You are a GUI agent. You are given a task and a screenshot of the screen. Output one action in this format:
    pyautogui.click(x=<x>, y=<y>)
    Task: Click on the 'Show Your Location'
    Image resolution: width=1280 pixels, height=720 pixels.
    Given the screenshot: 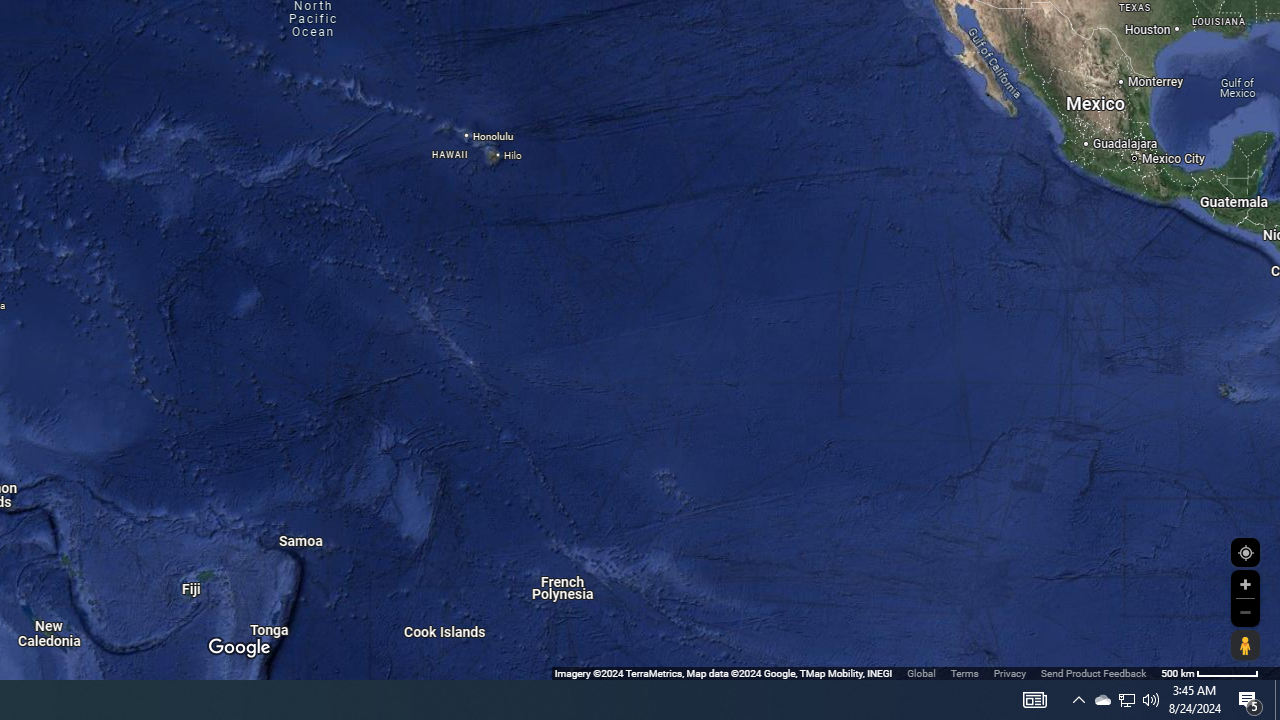 What is the action you would take?
    pyautogui.click(x=1244, y=552)
    